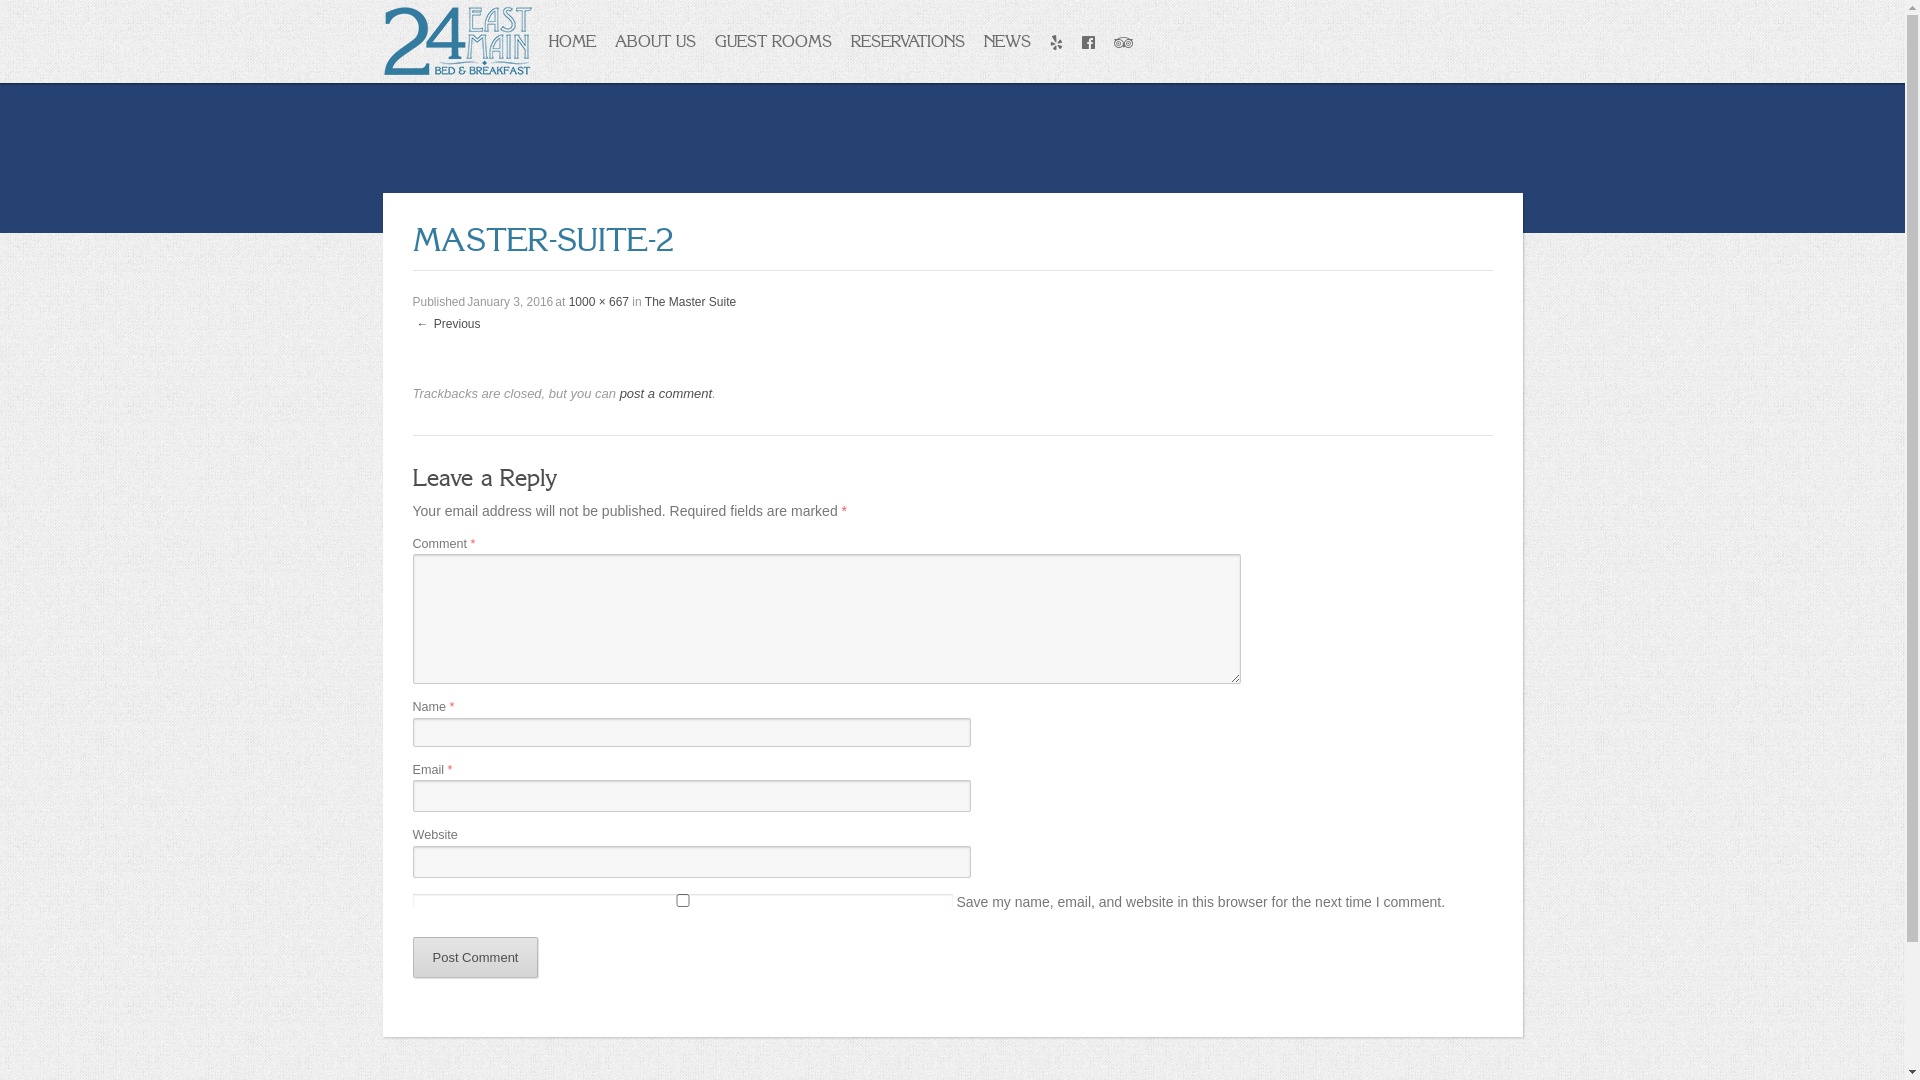 The image size is (1920, 1080). I want to click on 'ABOUT US', so click(653, 41).